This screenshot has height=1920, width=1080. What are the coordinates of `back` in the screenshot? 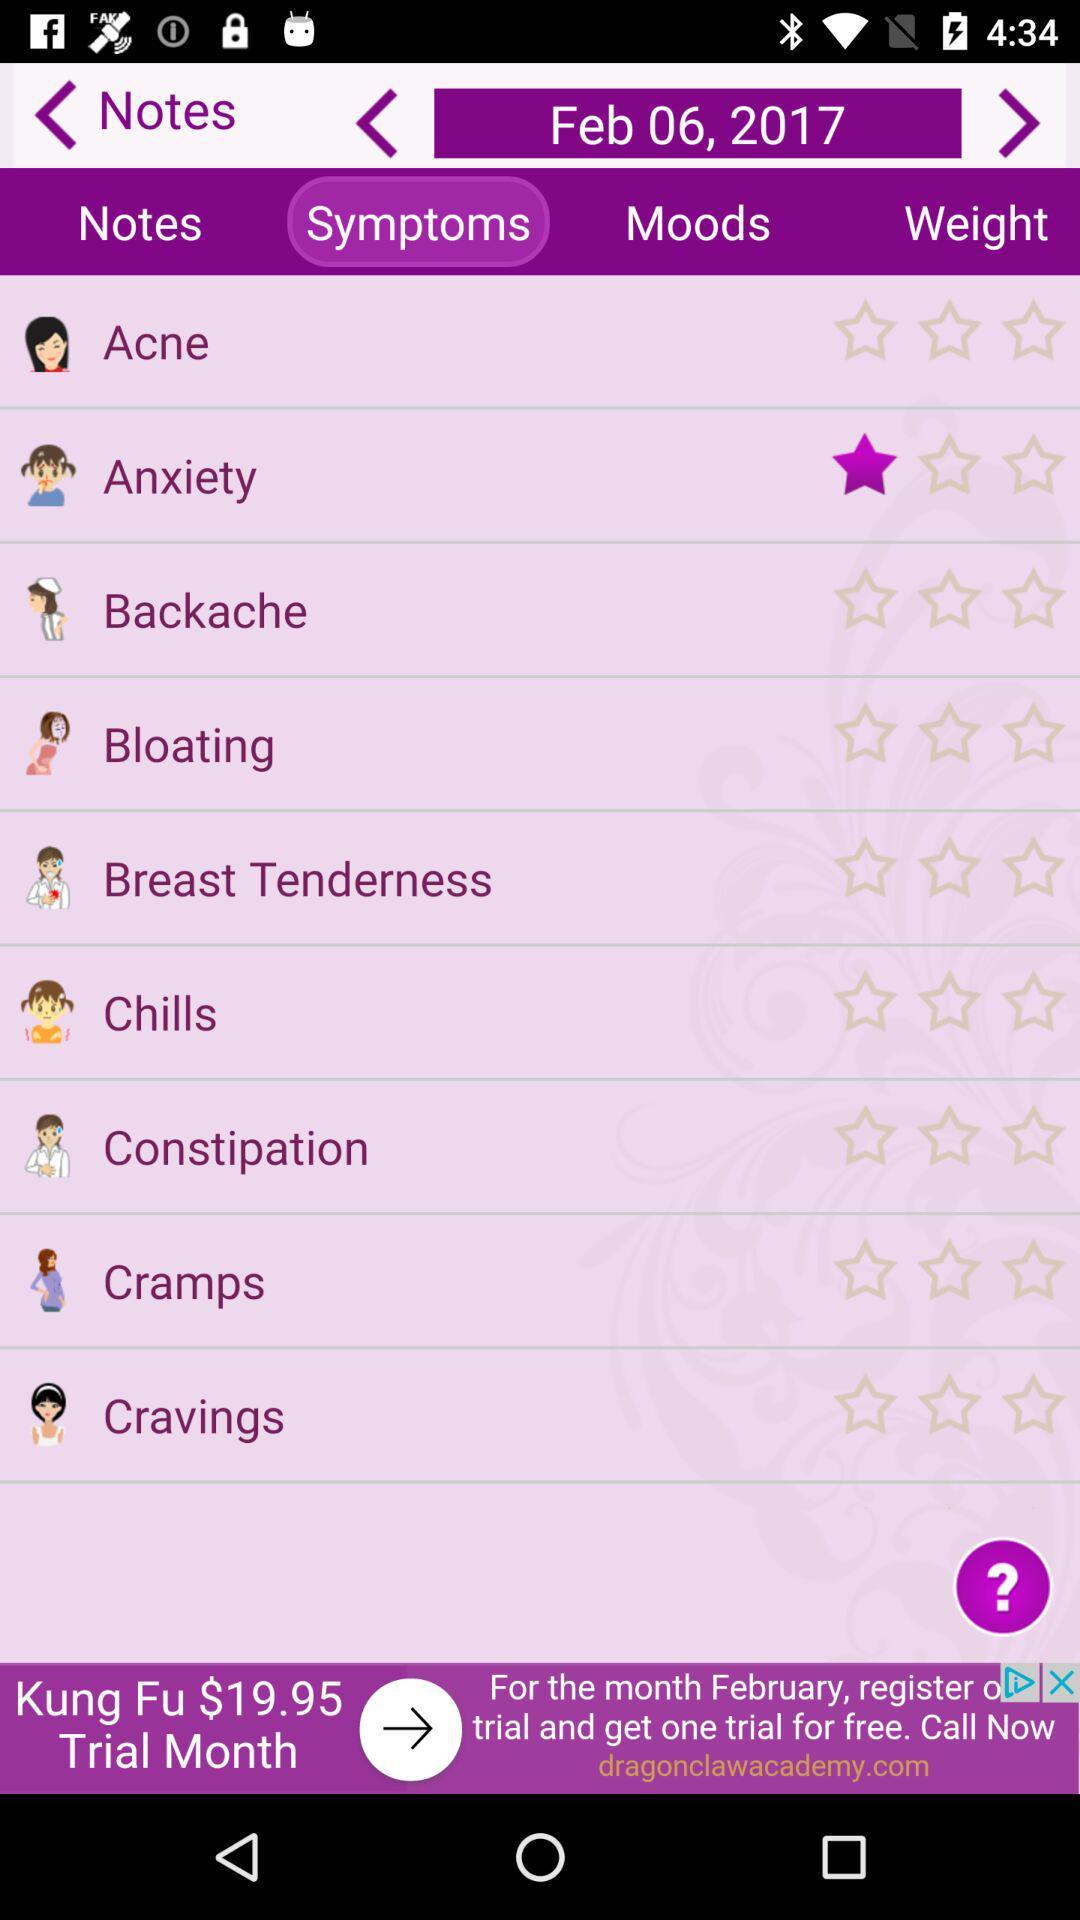 It's located at (376, 122).